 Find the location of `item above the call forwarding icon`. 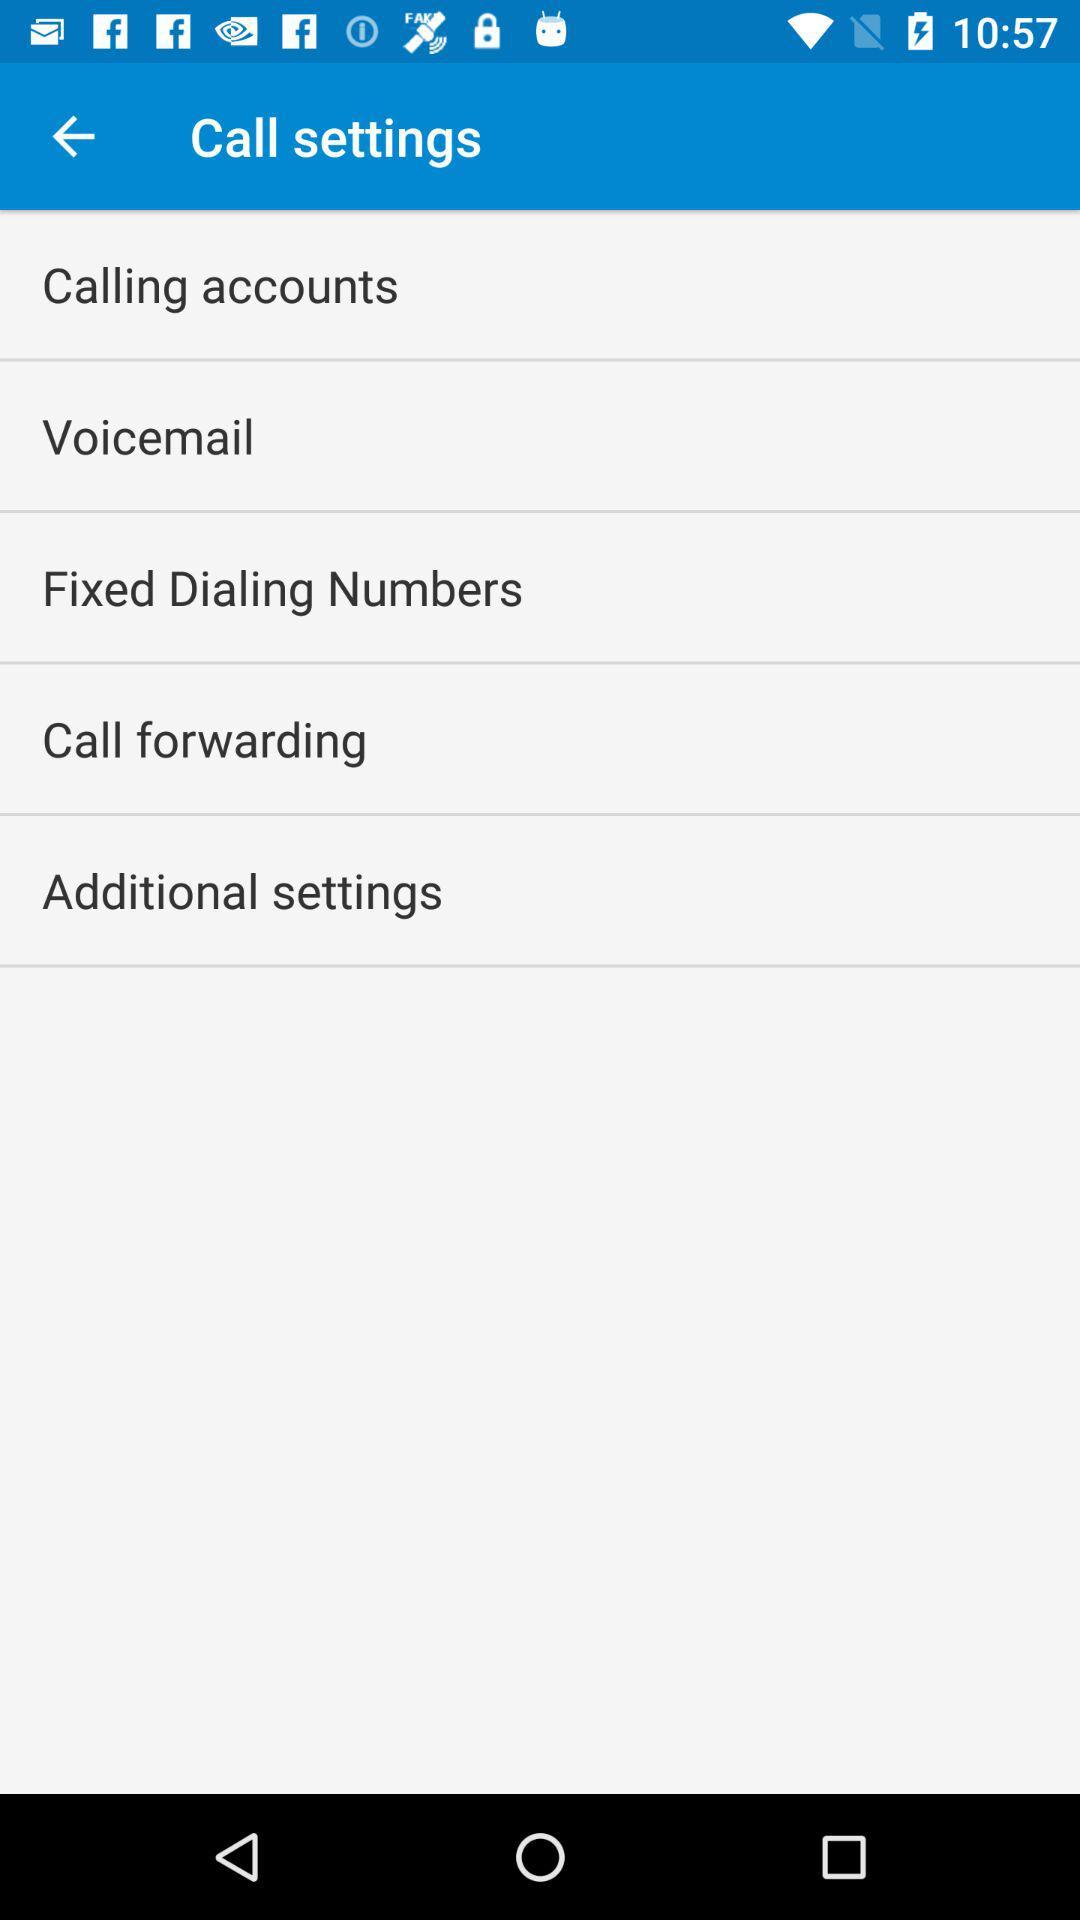

item above the call forwarding icon is located at coordinates (282, 586).